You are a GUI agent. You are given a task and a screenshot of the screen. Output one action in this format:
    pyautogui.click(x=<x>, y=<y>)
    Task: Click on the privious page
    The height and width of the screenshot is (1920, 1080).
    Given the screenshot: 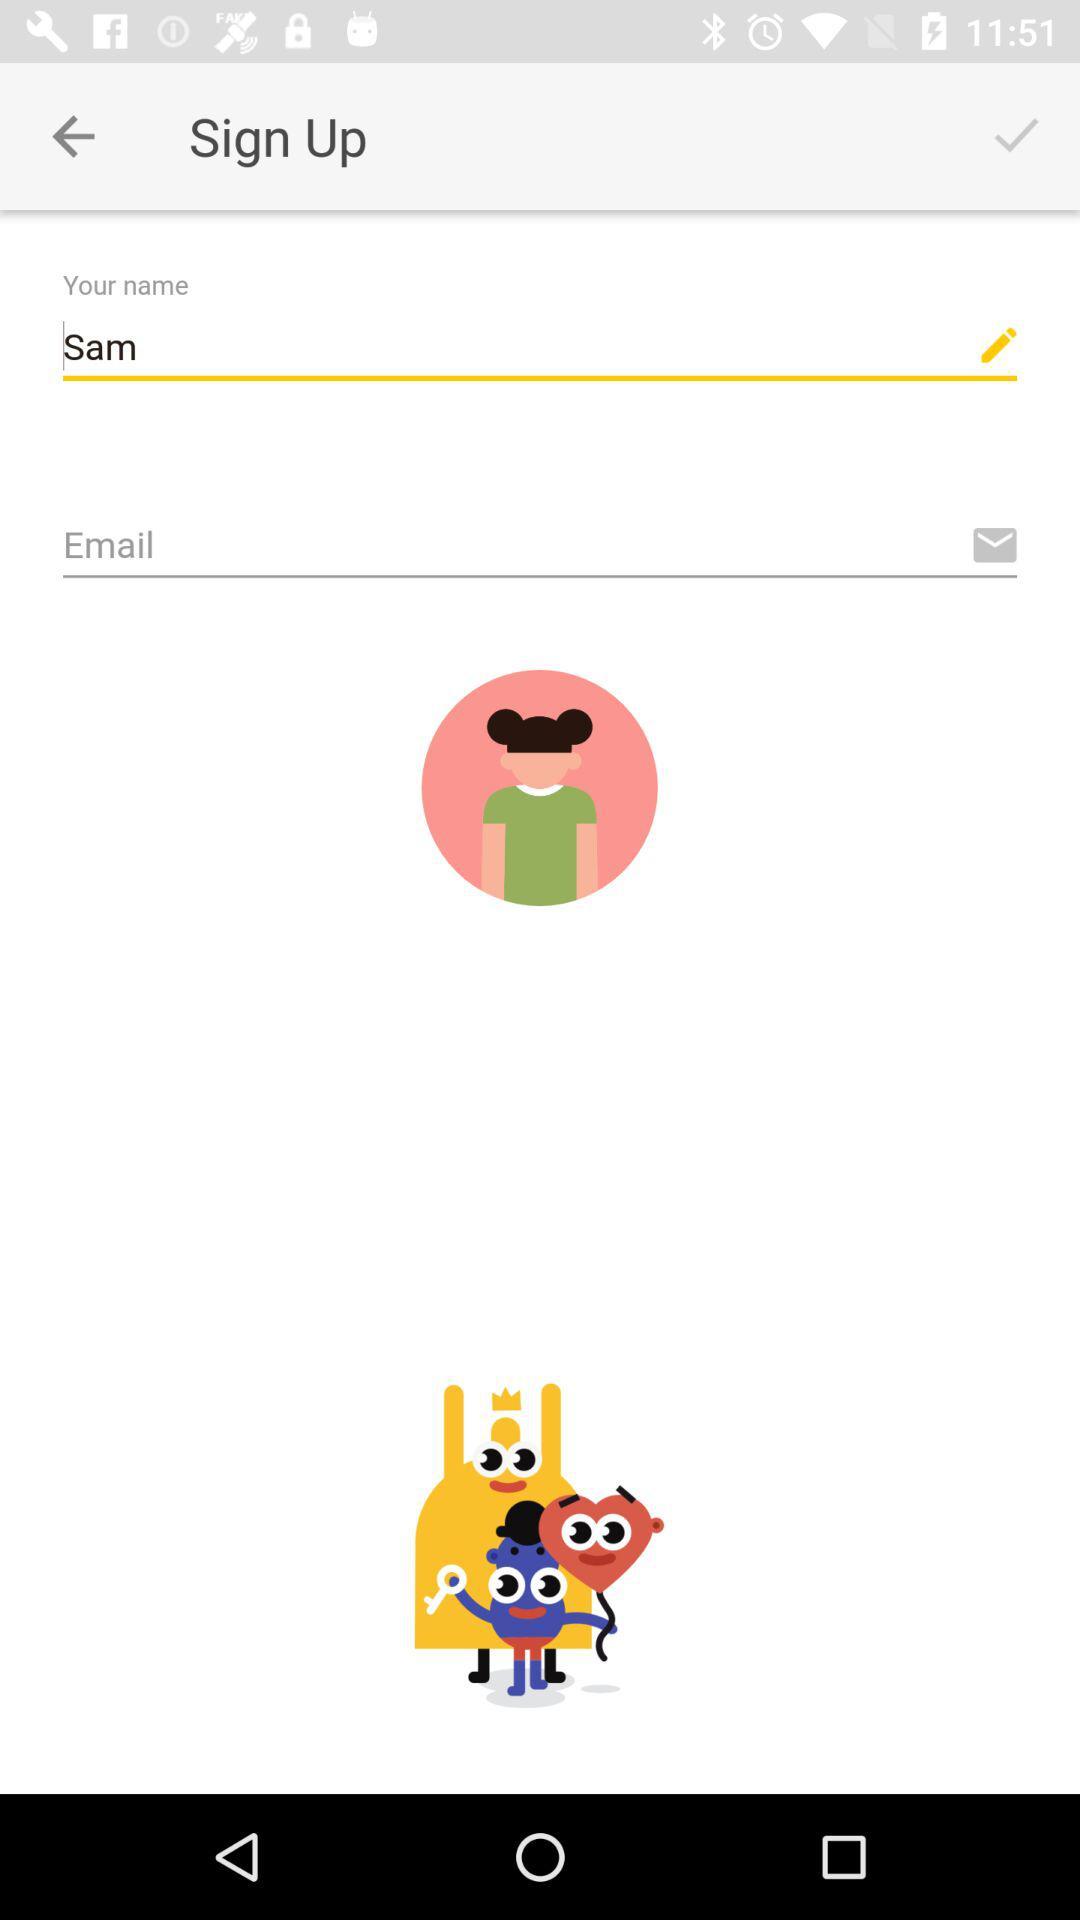 What is the action you would take?
    pyautogui.click(x=72, y=135)
    